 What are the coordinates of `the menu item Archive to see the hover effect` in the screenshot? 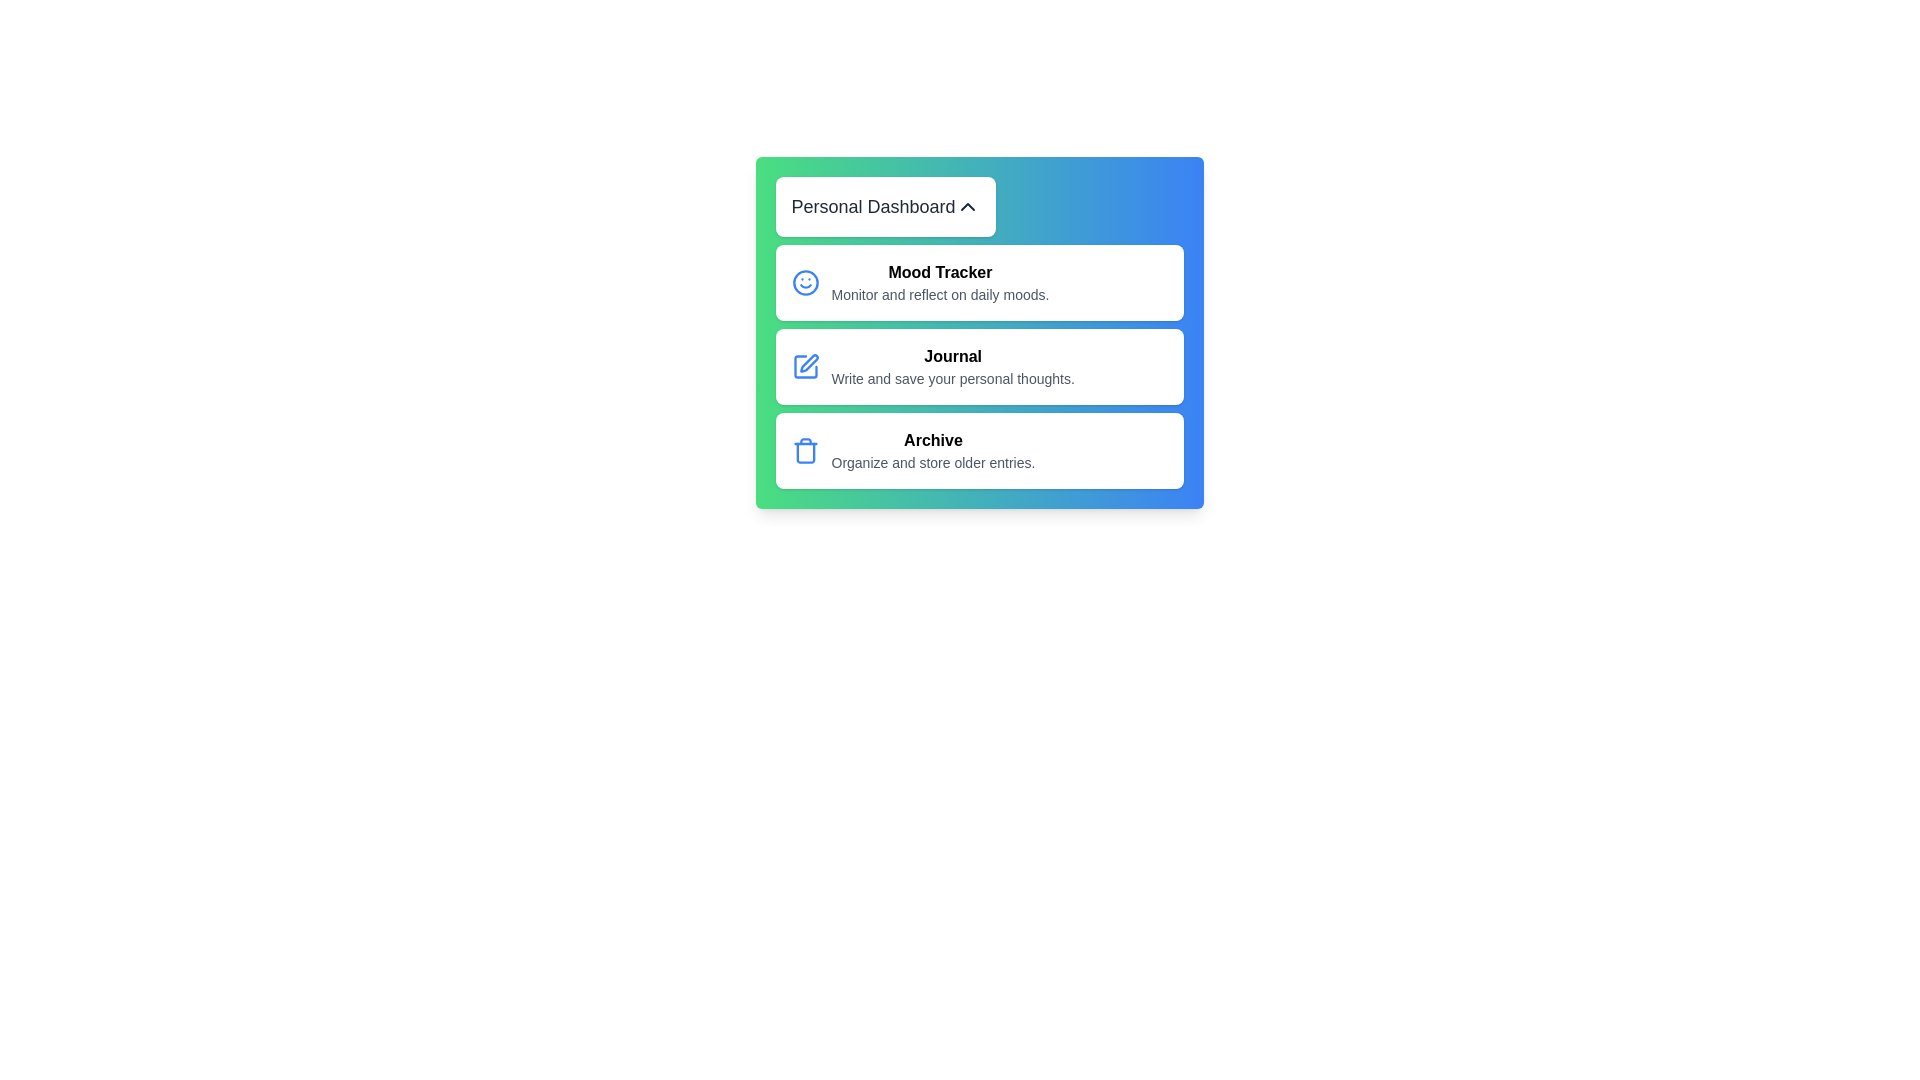 It's located at (979, 451).